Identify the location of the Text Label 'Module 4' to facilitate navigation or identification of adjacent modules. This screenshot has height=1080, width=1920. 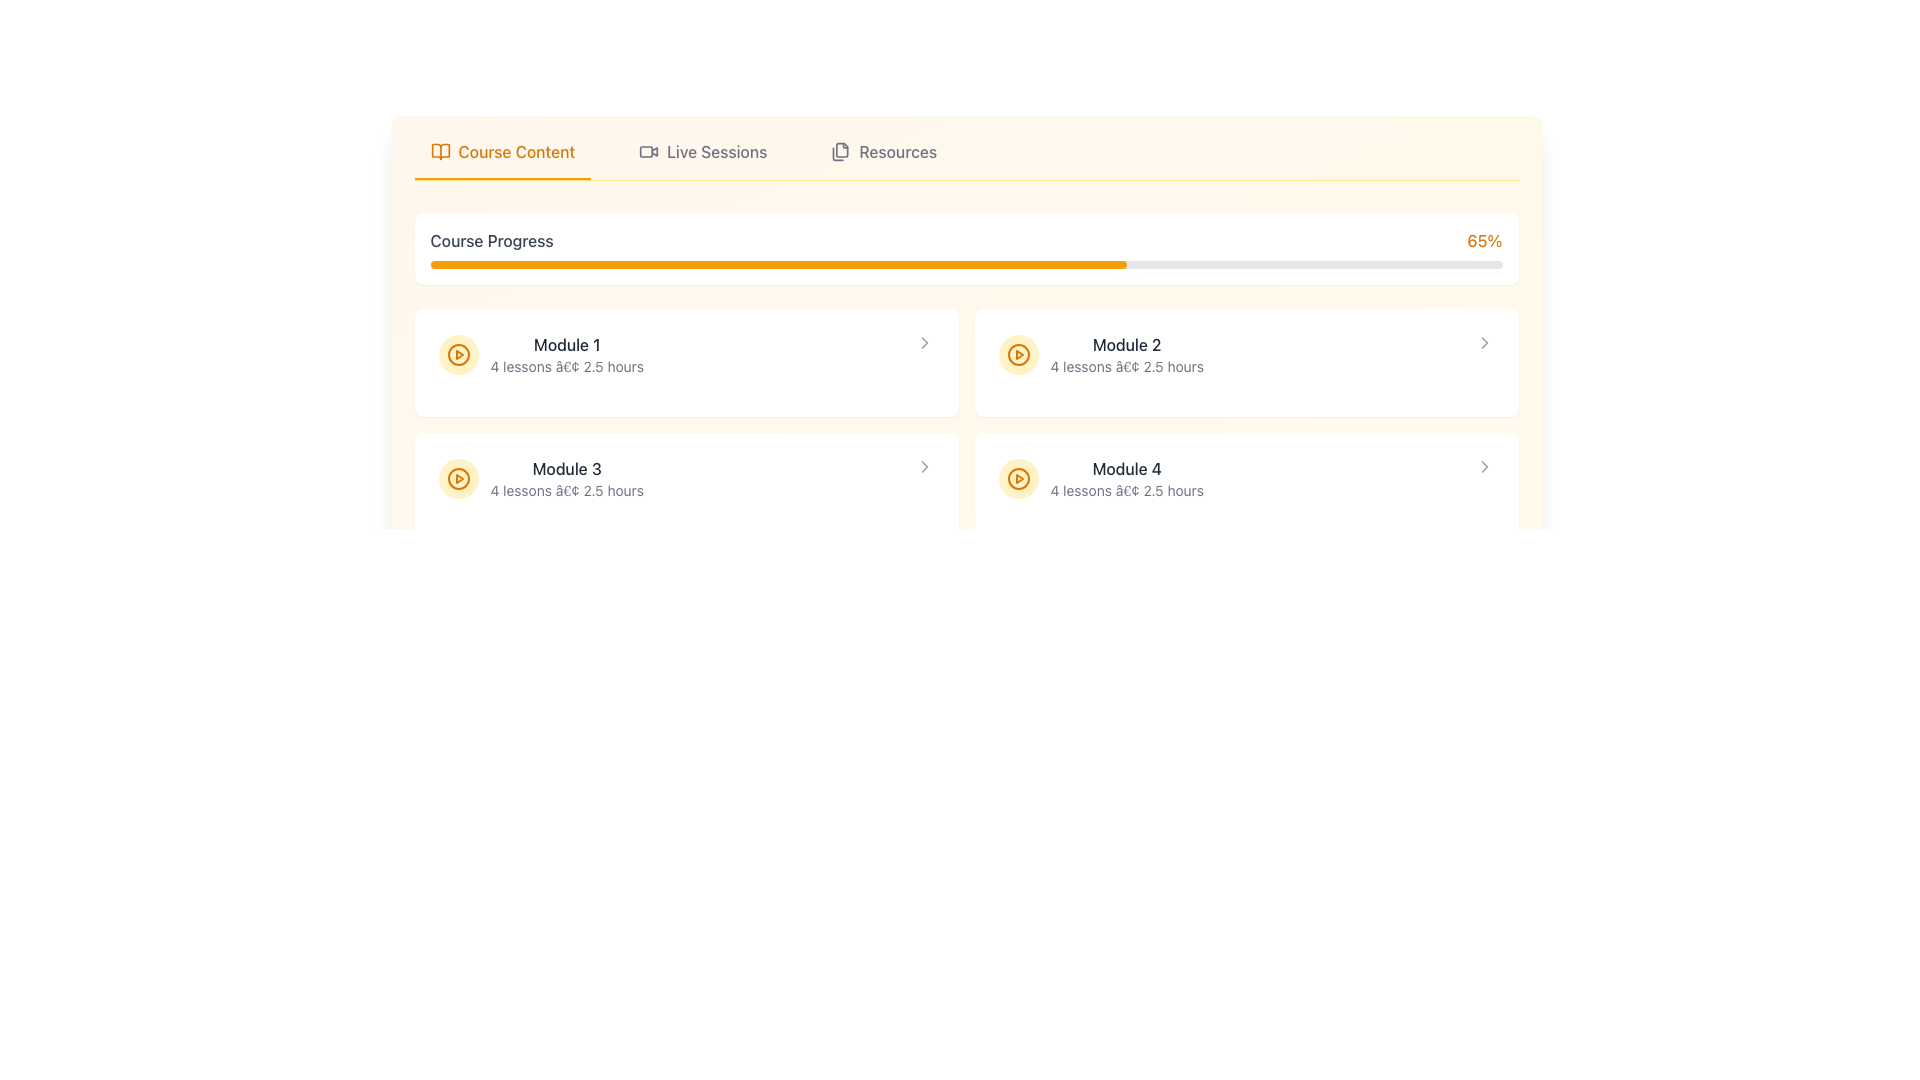
(1127, 469).